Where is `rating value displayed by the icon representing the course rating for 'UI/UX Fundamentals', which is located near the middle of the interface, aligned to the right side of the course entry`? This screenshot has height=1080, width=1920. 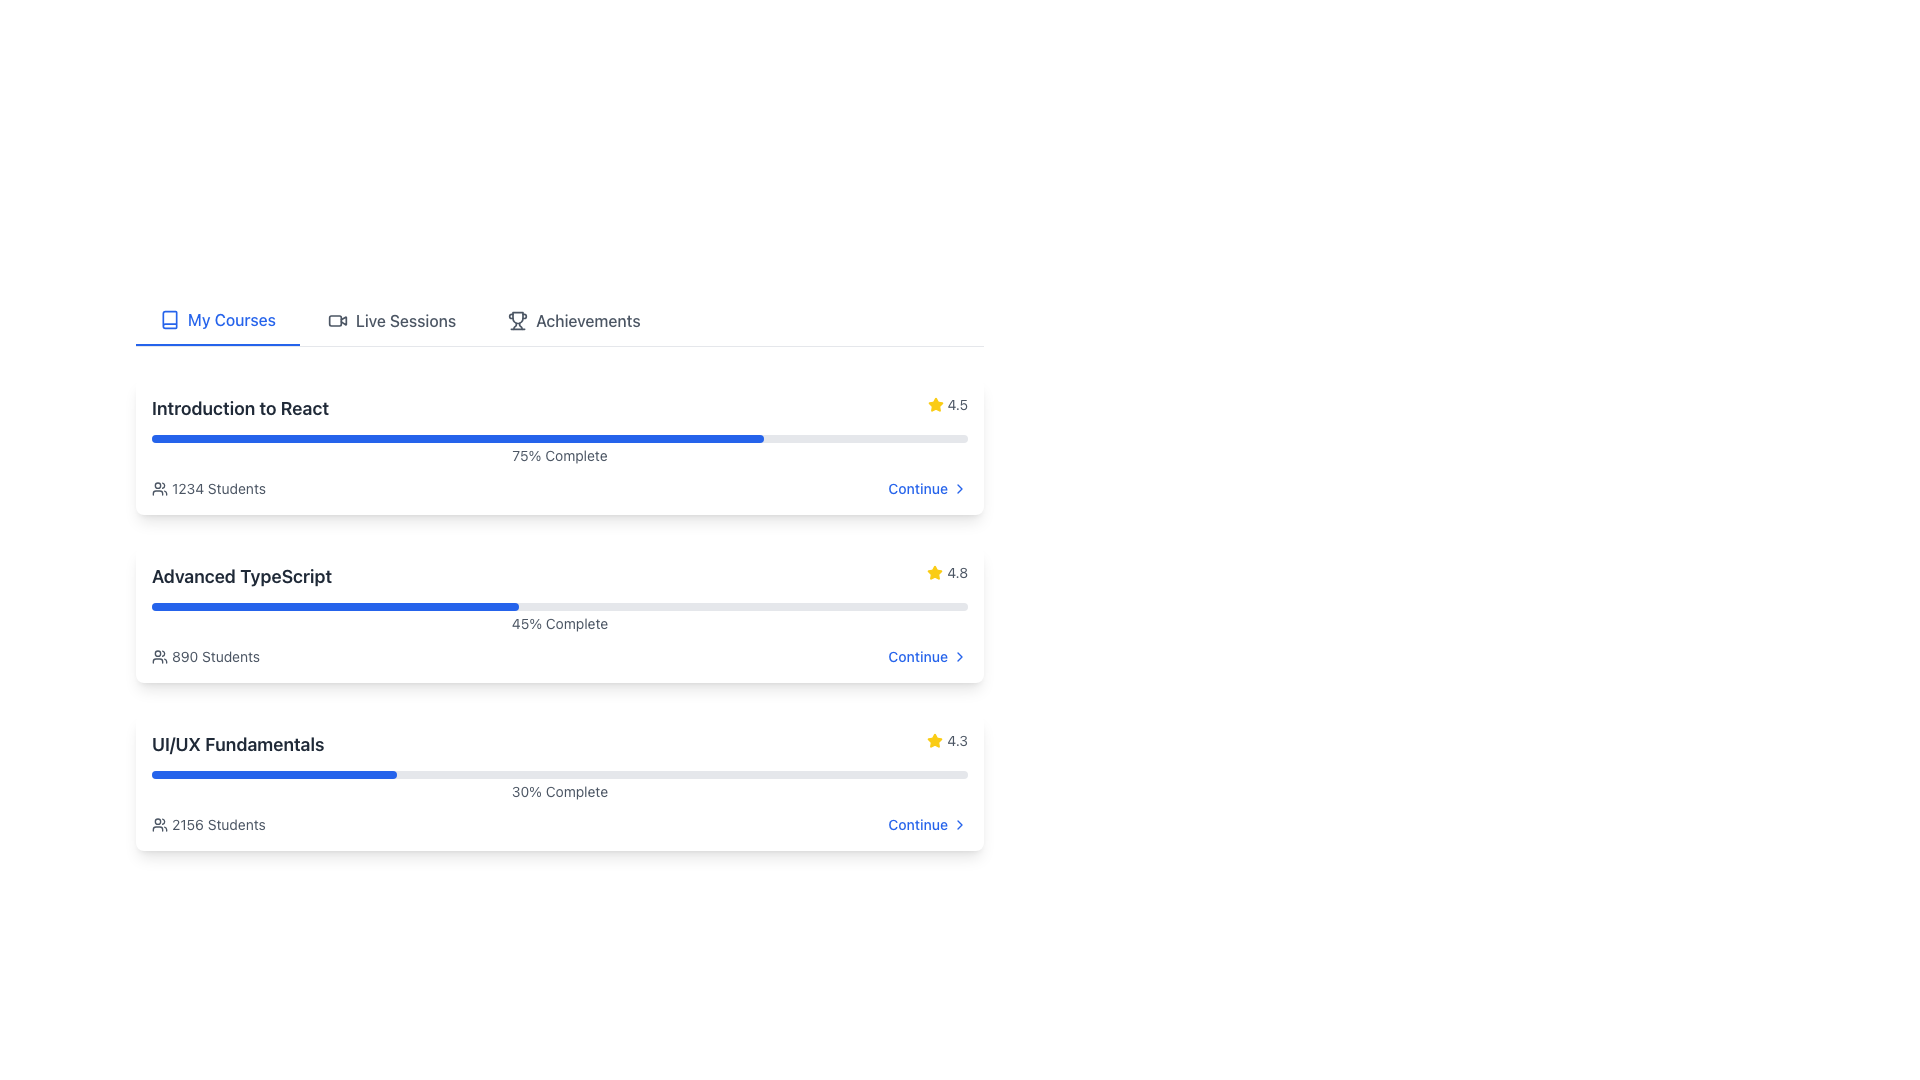
rating value displayed by the icon representing the course rating for 'UI/UX Fundamentals', which is located near the middle of the interface, aligned to the right side of the course entry is located at coordinates (934, 740).